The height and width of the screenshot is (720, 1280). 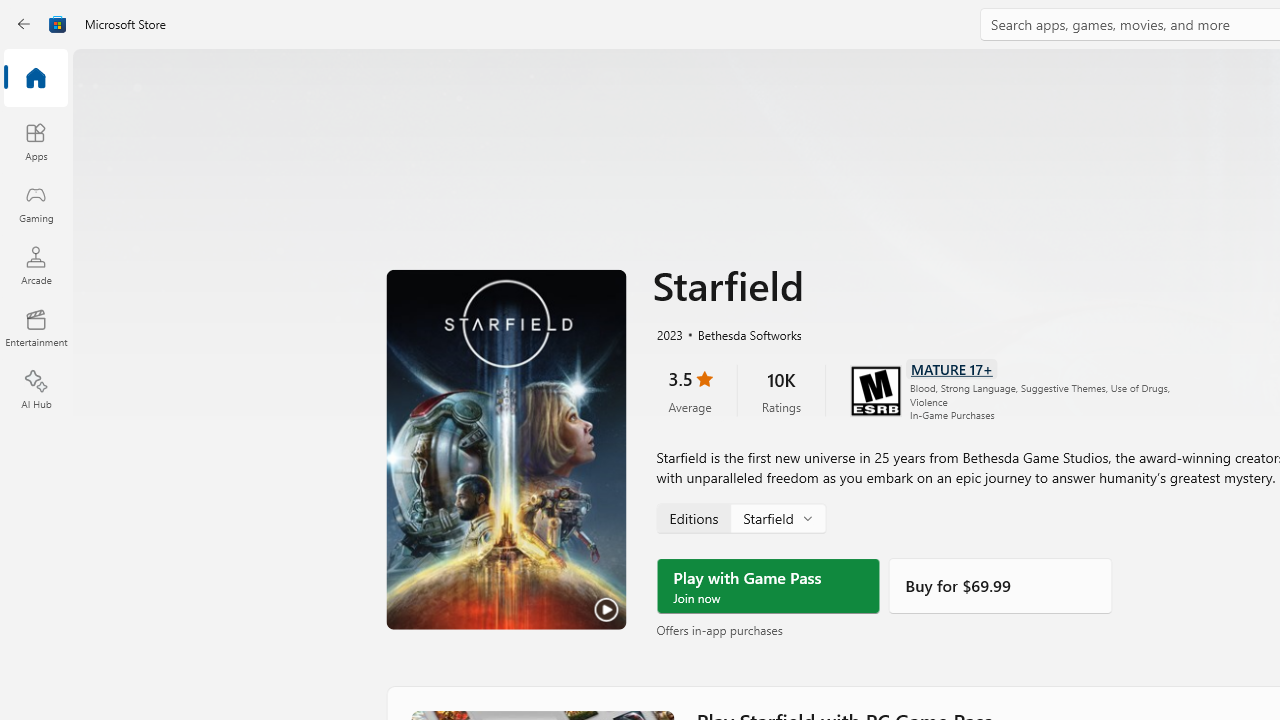 I want to click on 'Home', so click(x=35, y=78).